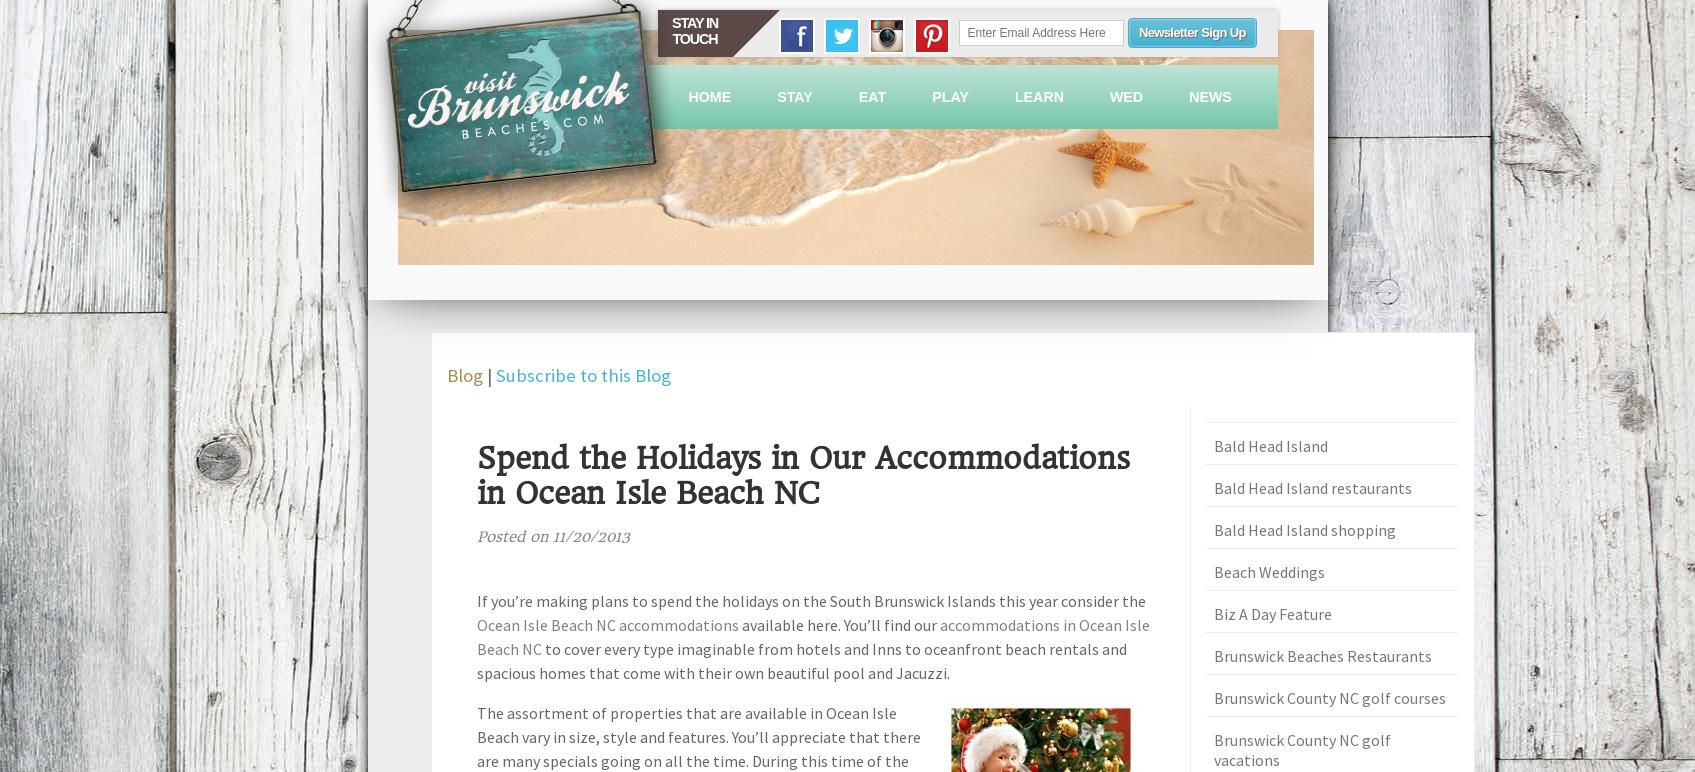  Describe the element at coordinates (812, 634) in the screenshot. I see `'accommodations in Ocean Isle Beach NC'` at that location.